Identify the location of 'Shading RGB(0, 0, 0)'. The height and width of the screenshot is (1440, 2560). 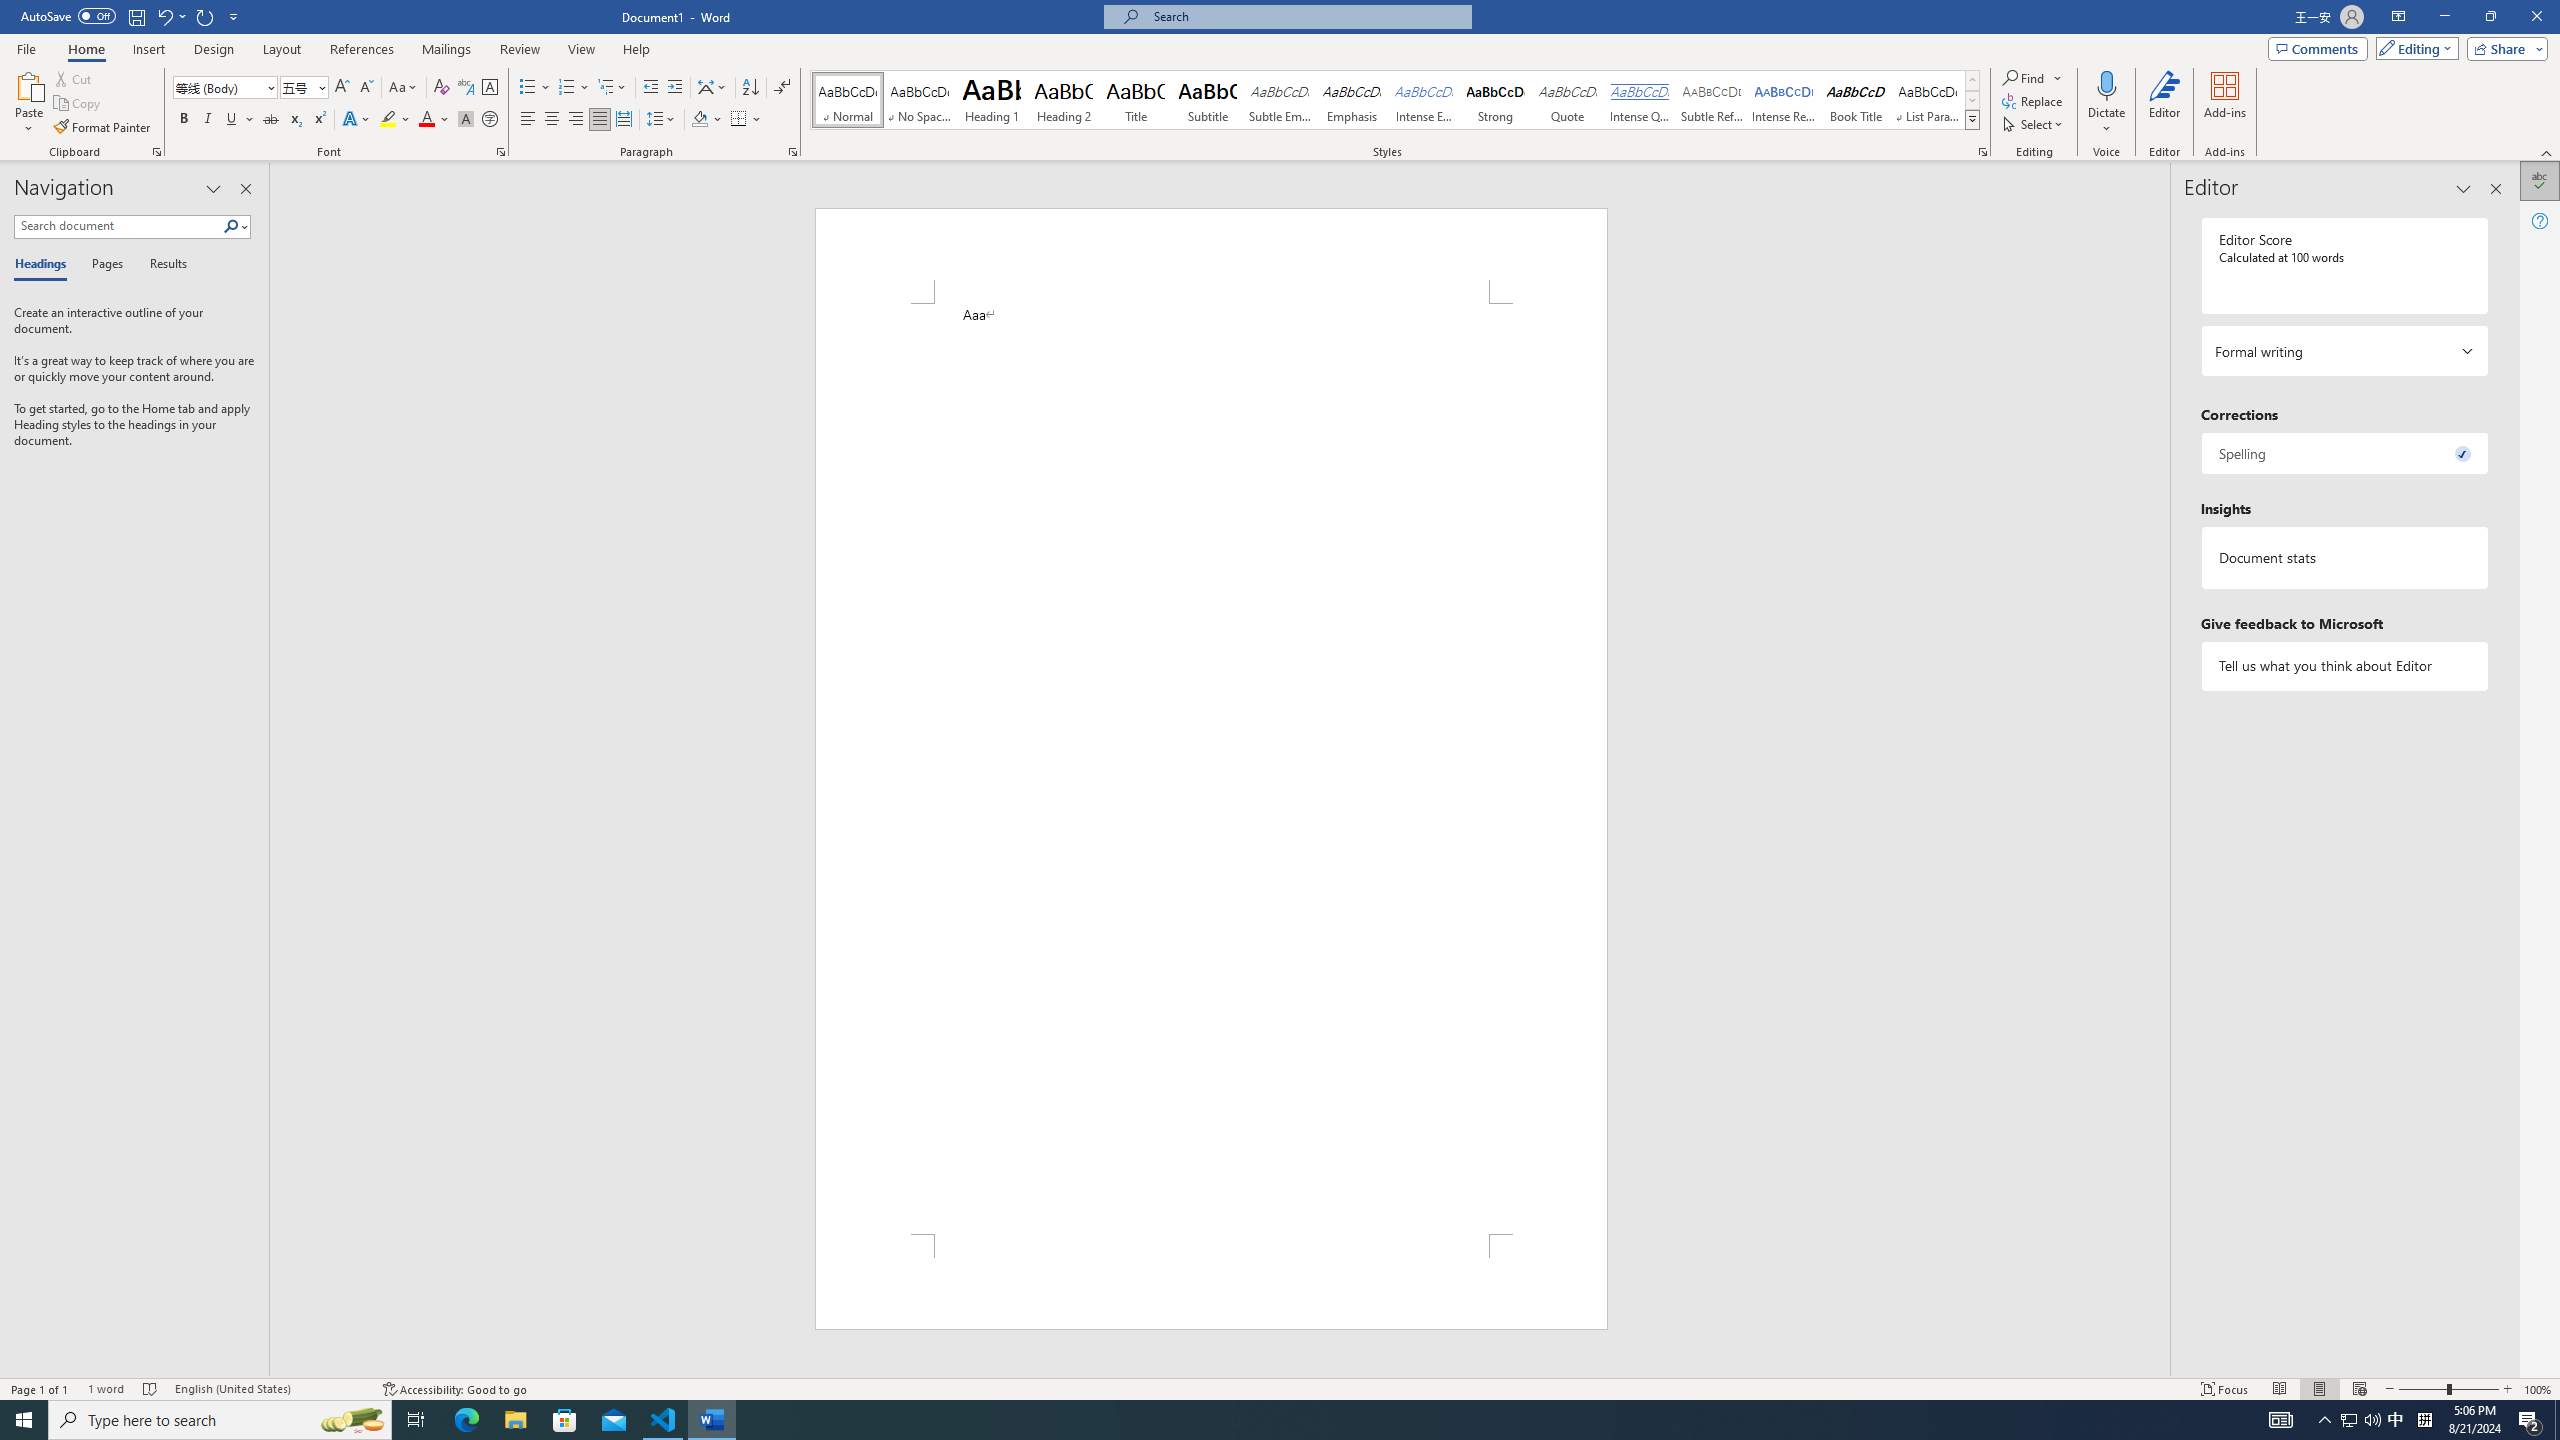
(700, 118).